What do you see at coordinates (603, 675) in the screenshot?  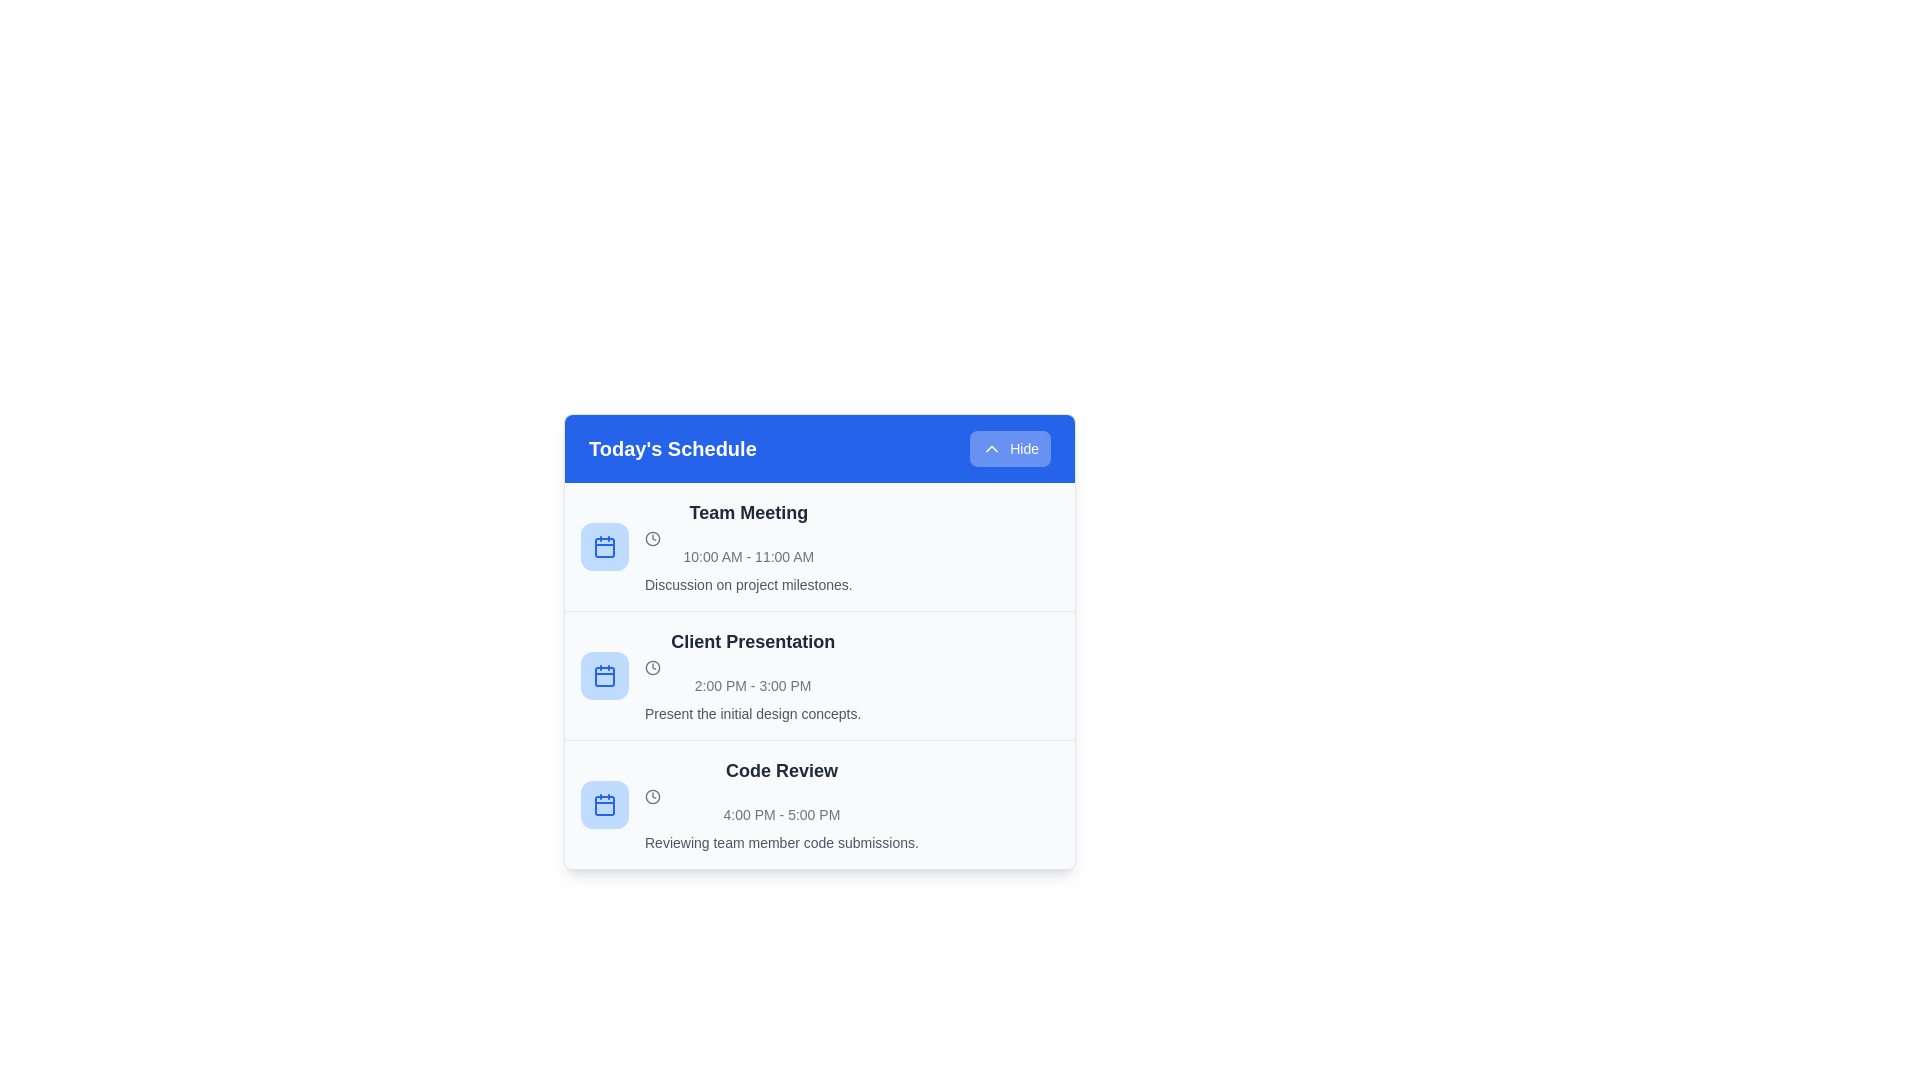 I see `the blue circular calendar icon located in the 'Client Presentation' section of the 'Today's Schedule' panel to associate it with its context` at bounding box center [603, 675].